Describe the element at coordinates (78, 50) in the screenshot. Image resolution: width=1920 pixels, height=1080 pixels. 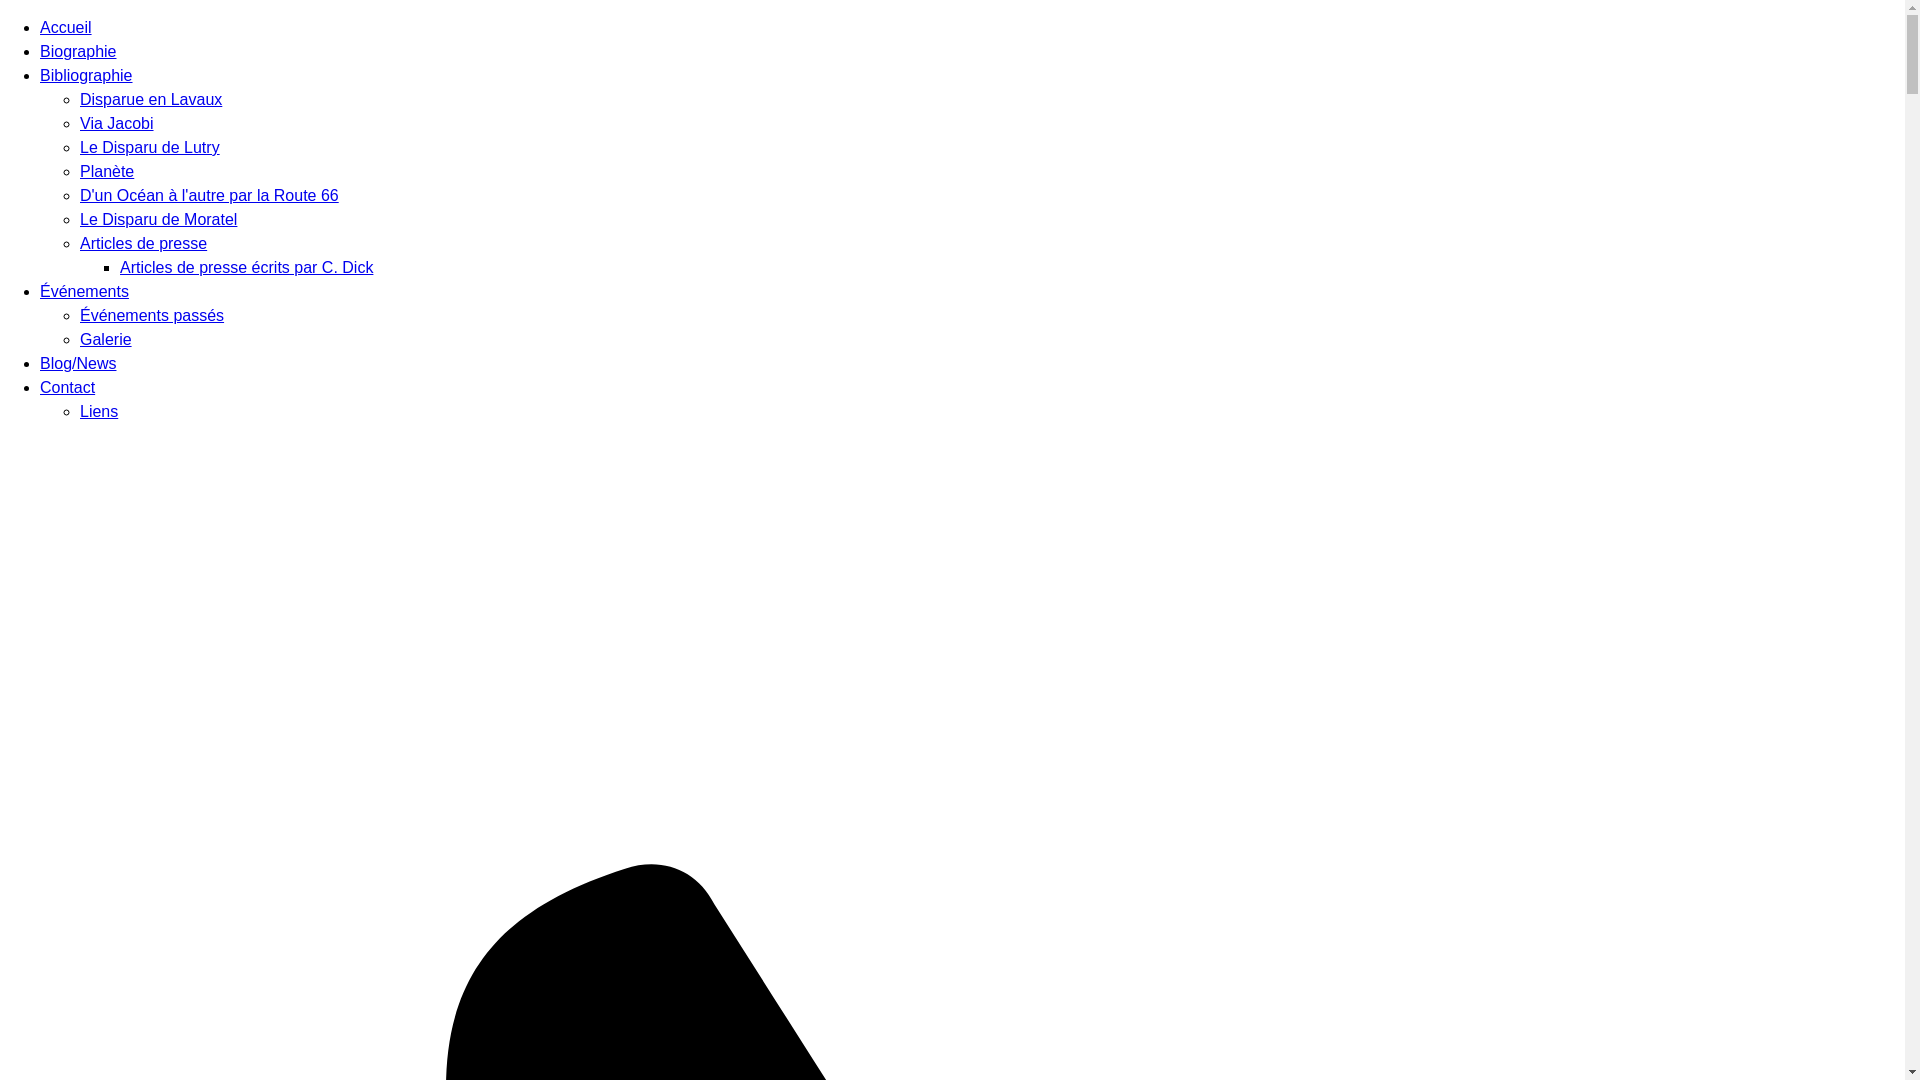
I see `'Biographie'` at that location.